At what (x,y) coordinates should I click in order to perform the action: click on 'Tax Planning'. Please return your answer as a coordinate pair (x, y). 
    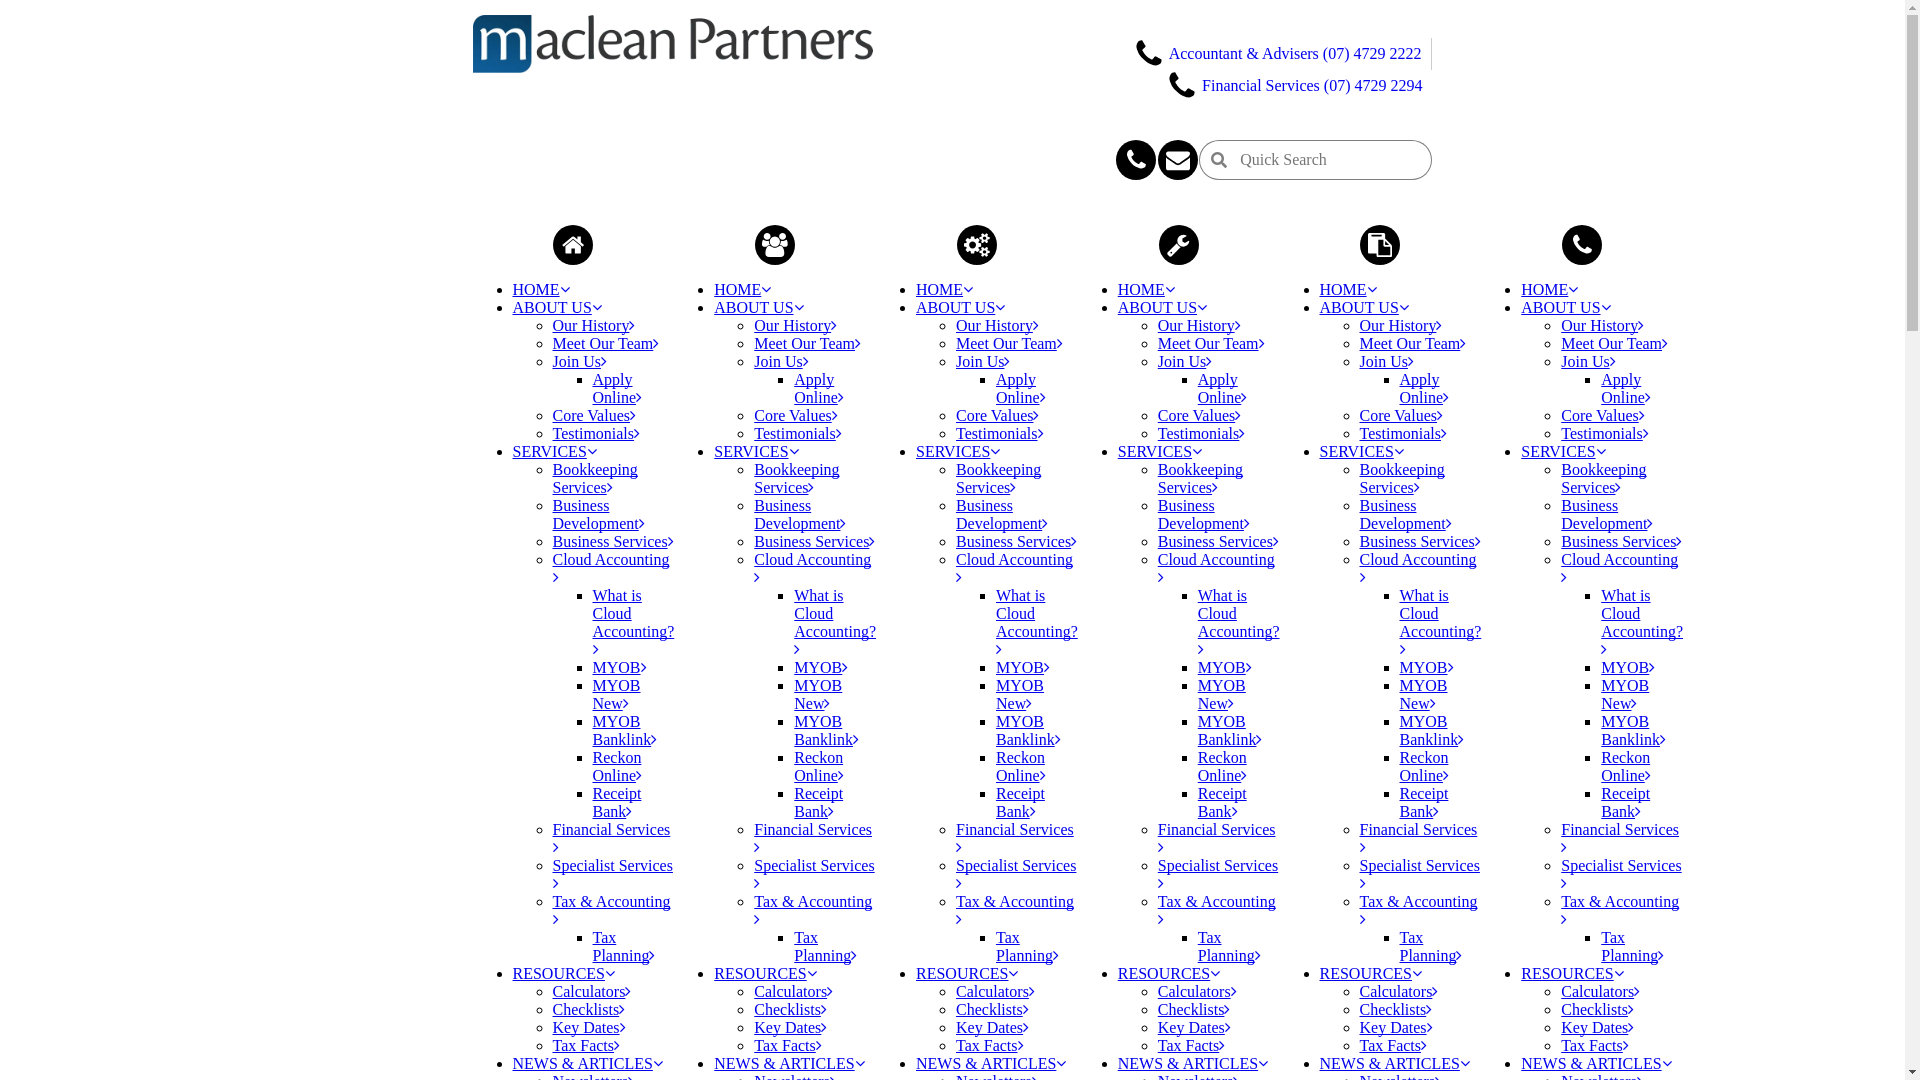
    Looking at the image, I should click on (1632, 945).